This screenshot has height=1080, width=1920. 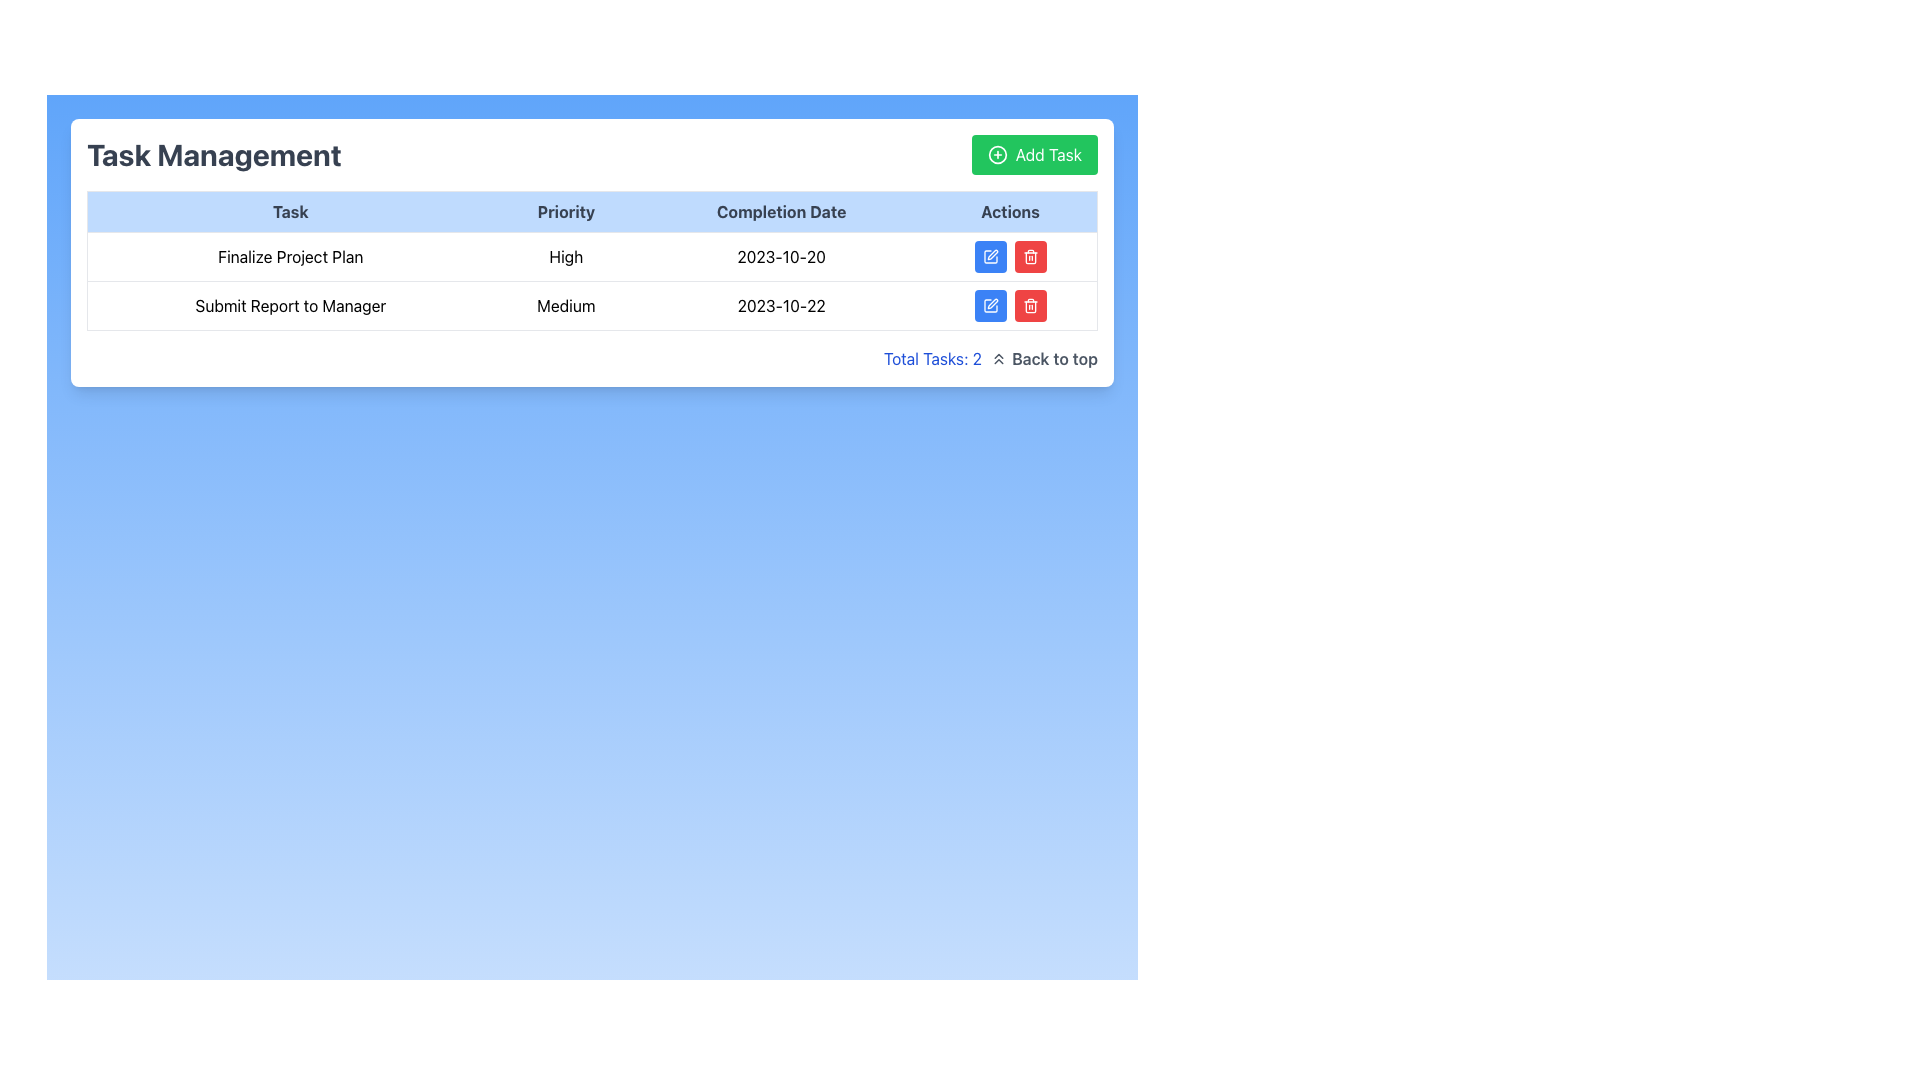 I want to click on the 'Task' header label in the task management table, which is the first item in the header row, so click(x=289, y=212).